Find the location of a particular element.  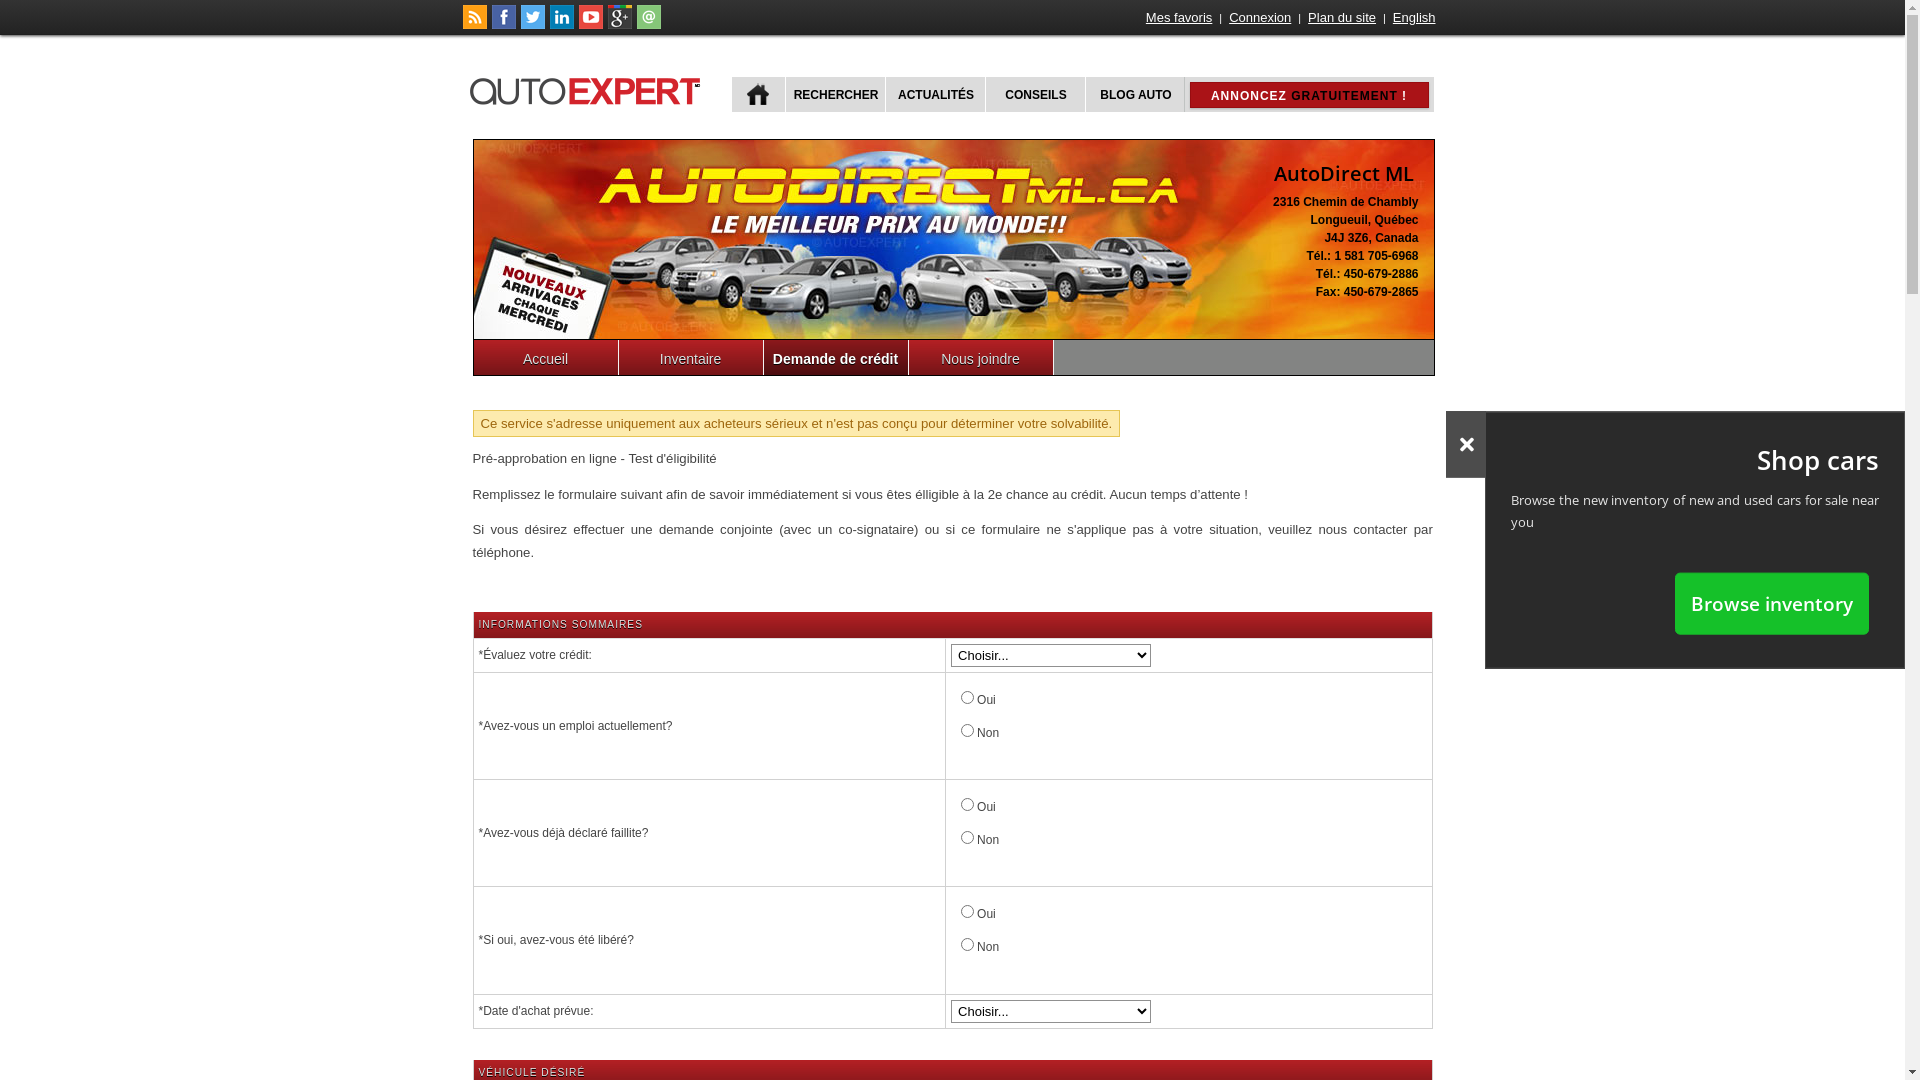

'Suivez autoExpert.ca sur Google Plus' is located at coordinates (618, 24).